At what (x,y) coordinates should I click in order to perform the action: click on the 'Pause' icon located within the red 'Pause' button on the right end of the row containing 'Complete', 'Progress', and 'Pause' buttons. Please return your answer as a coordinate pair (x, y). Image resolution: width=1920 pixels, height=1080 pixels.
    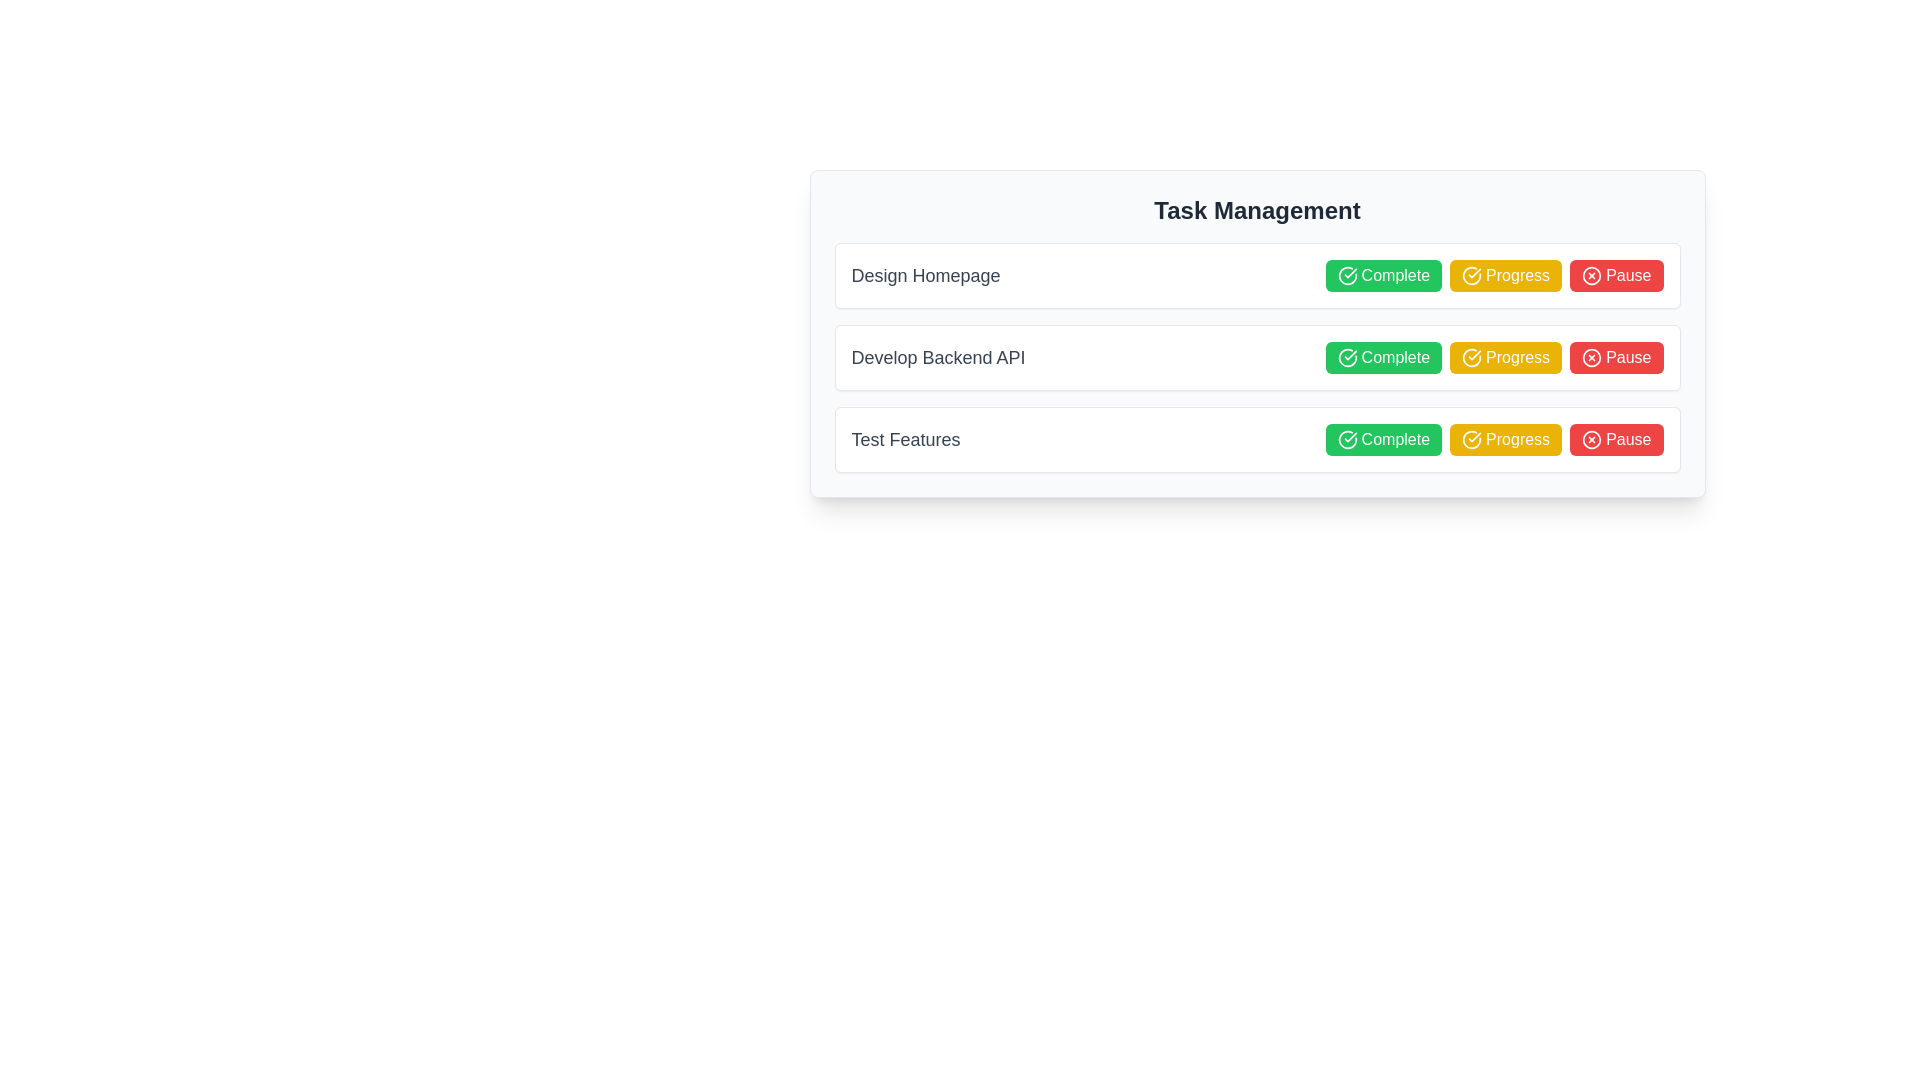
    Looking at the image, I should click on (1591, 276).